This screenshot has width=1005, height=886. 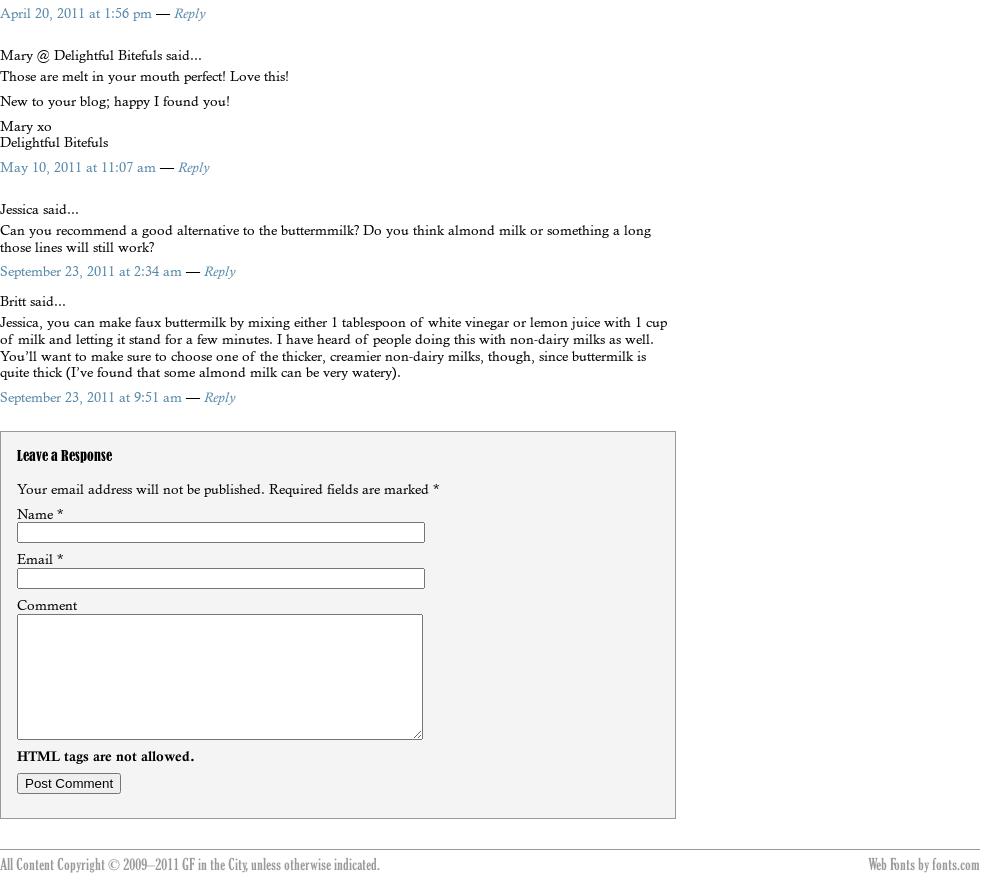 I want to click on 'Leave a Response', so click(x=16, y=455).